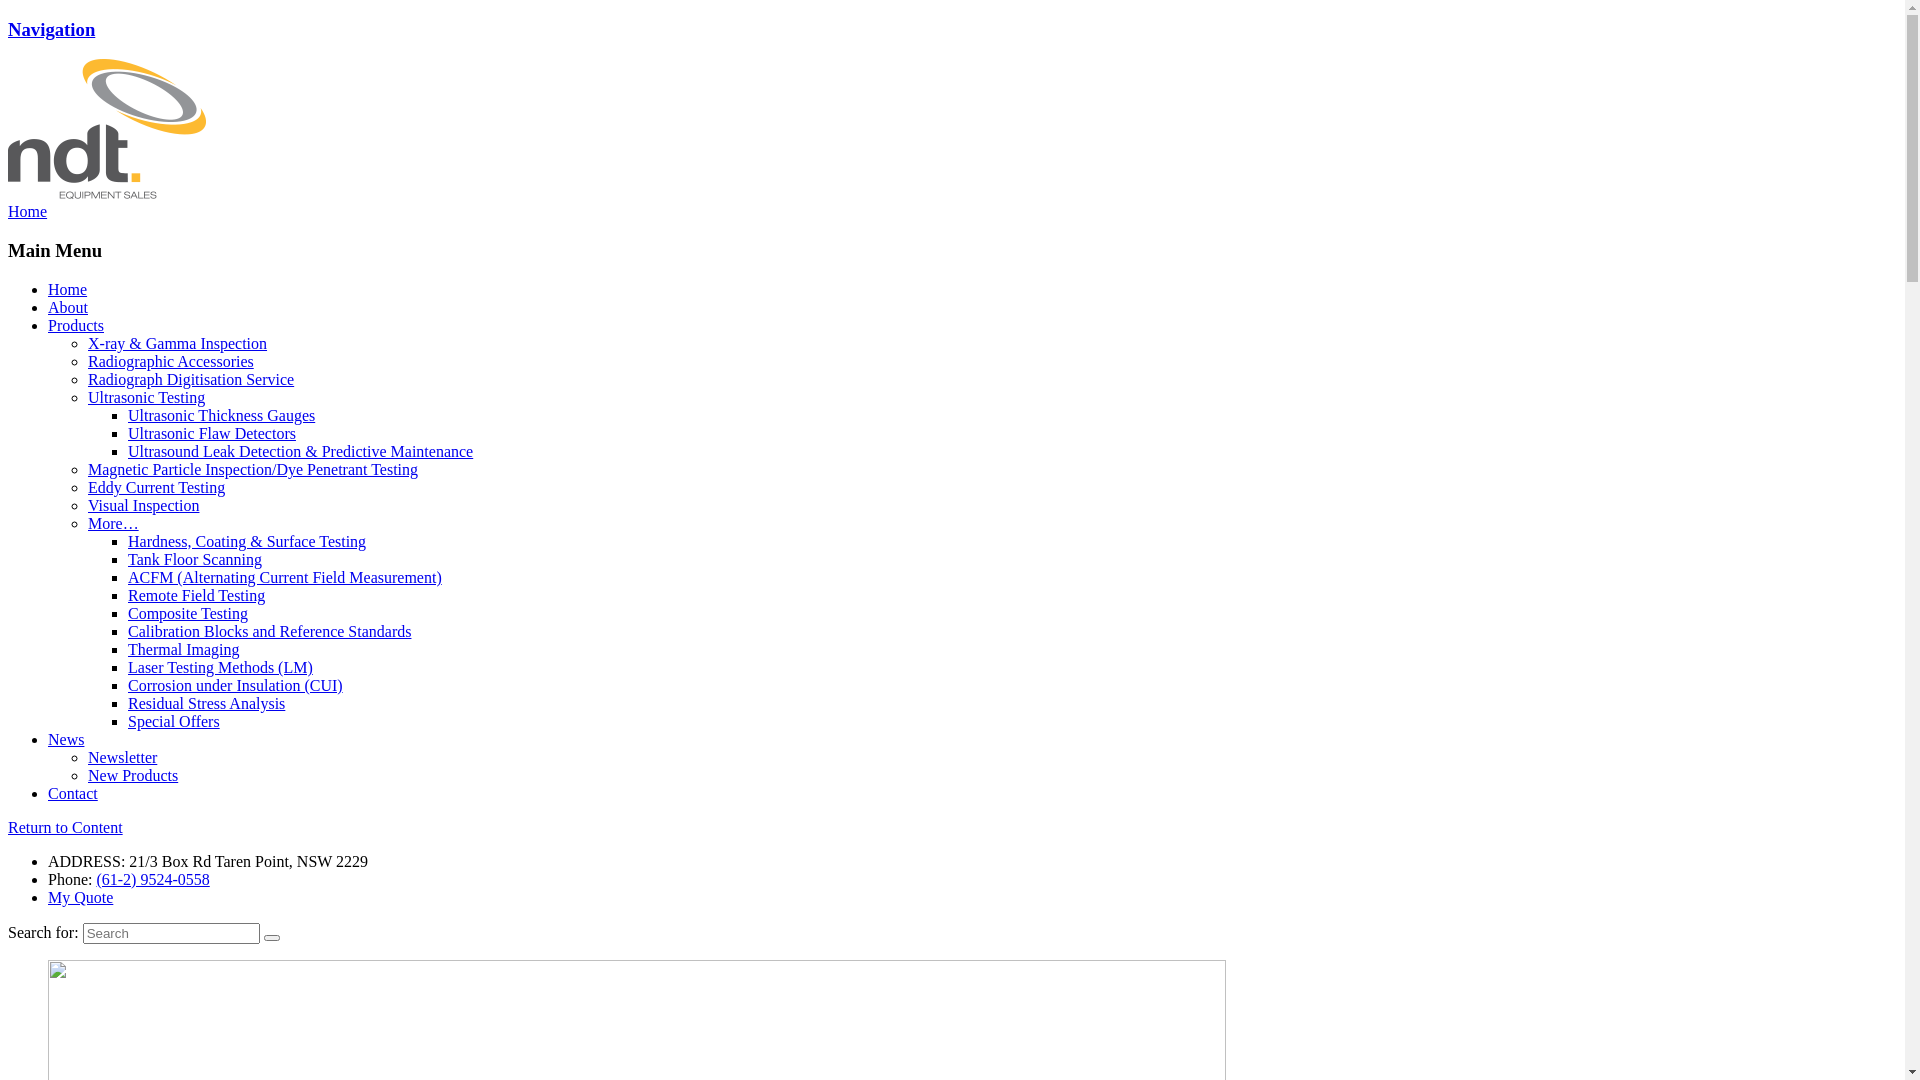 The height and width of the screenshot is (1080, 1920). Describe the element at coordinates (171, 361) in the screenshot. I see `'Radiographic Accessories'` at that location.